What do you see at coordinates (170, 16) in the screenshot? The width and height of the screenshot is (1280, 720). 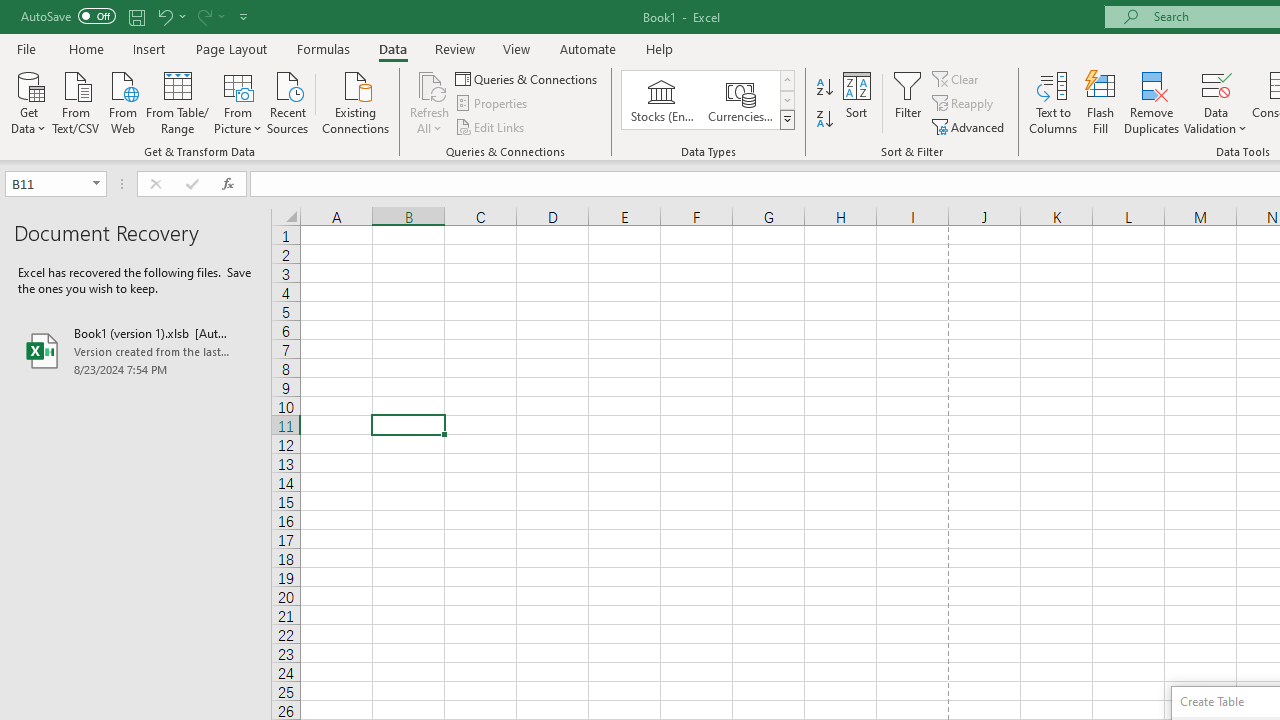 I see `'Undo'` at bounding box center [170, 16].